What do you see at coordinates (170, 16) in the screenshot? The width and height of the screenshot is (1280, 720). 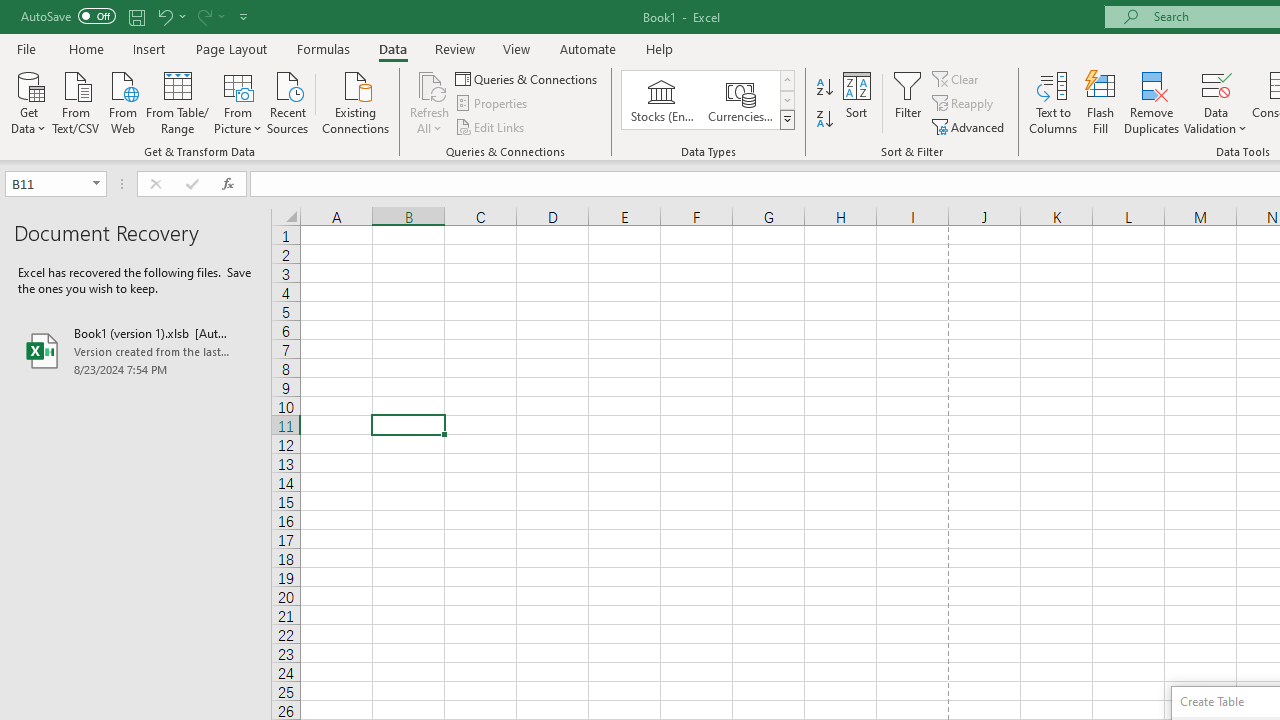 I see `'Undo'` at bounding box center [170, 16].